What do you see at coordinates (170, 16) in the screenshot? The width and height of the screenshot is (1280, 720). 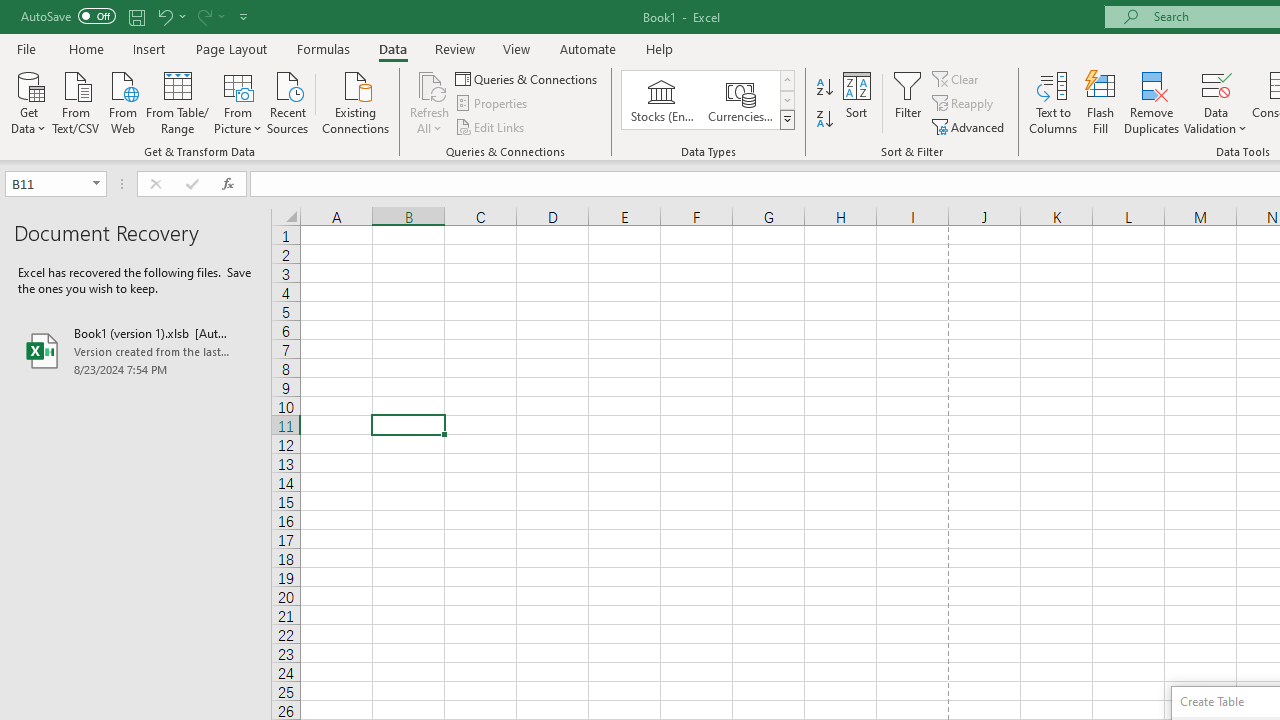 I see `'Undo'` at bounding box center [170, 16].